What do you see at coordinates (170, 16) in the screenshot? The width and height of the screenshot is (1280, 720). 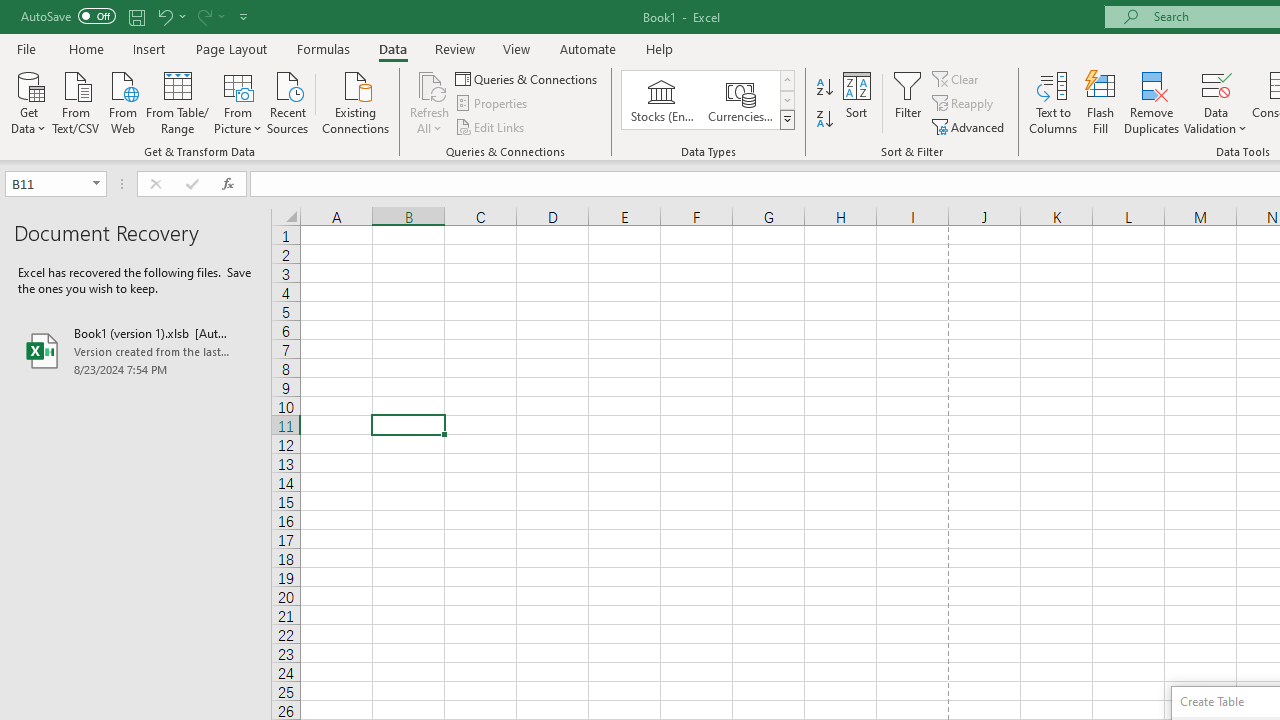 I see `'Undo'` at bounding box center [170, 16].